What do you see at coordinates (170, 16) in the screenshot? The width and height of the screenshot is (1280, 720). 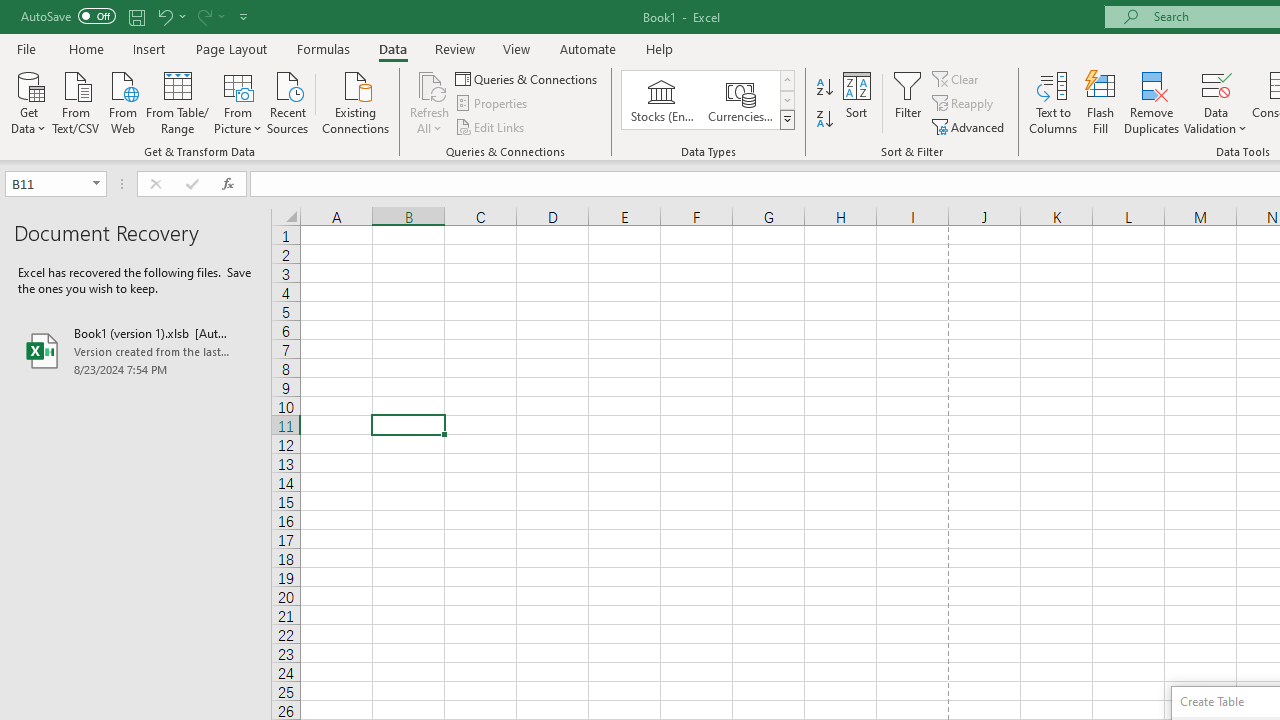 I see `'Undo'` at bounding box center [170, 16].